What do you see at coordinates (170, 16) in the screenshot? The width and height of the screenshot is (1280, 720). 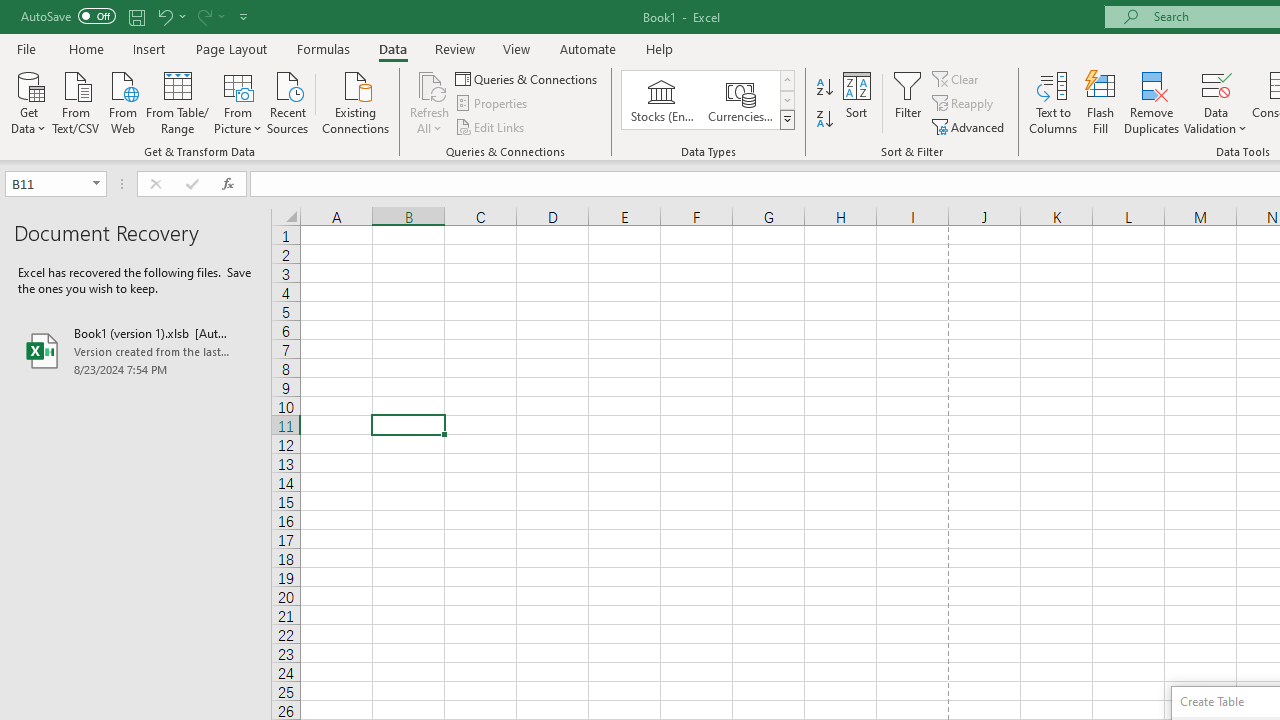 I see `'Undo'` at bounding box center [170, 16].